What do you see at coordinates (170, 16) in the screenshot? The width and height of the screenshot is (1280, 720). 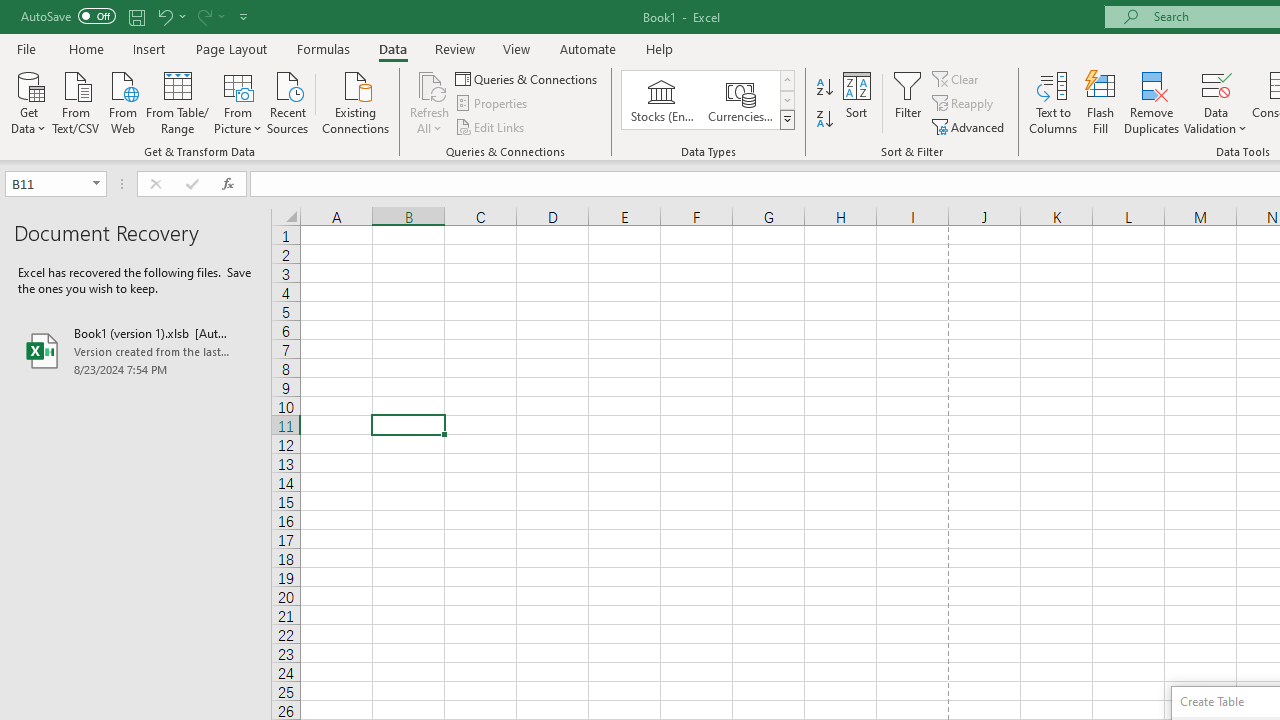 I see `'Undo'` at bounding box center [170, 16].